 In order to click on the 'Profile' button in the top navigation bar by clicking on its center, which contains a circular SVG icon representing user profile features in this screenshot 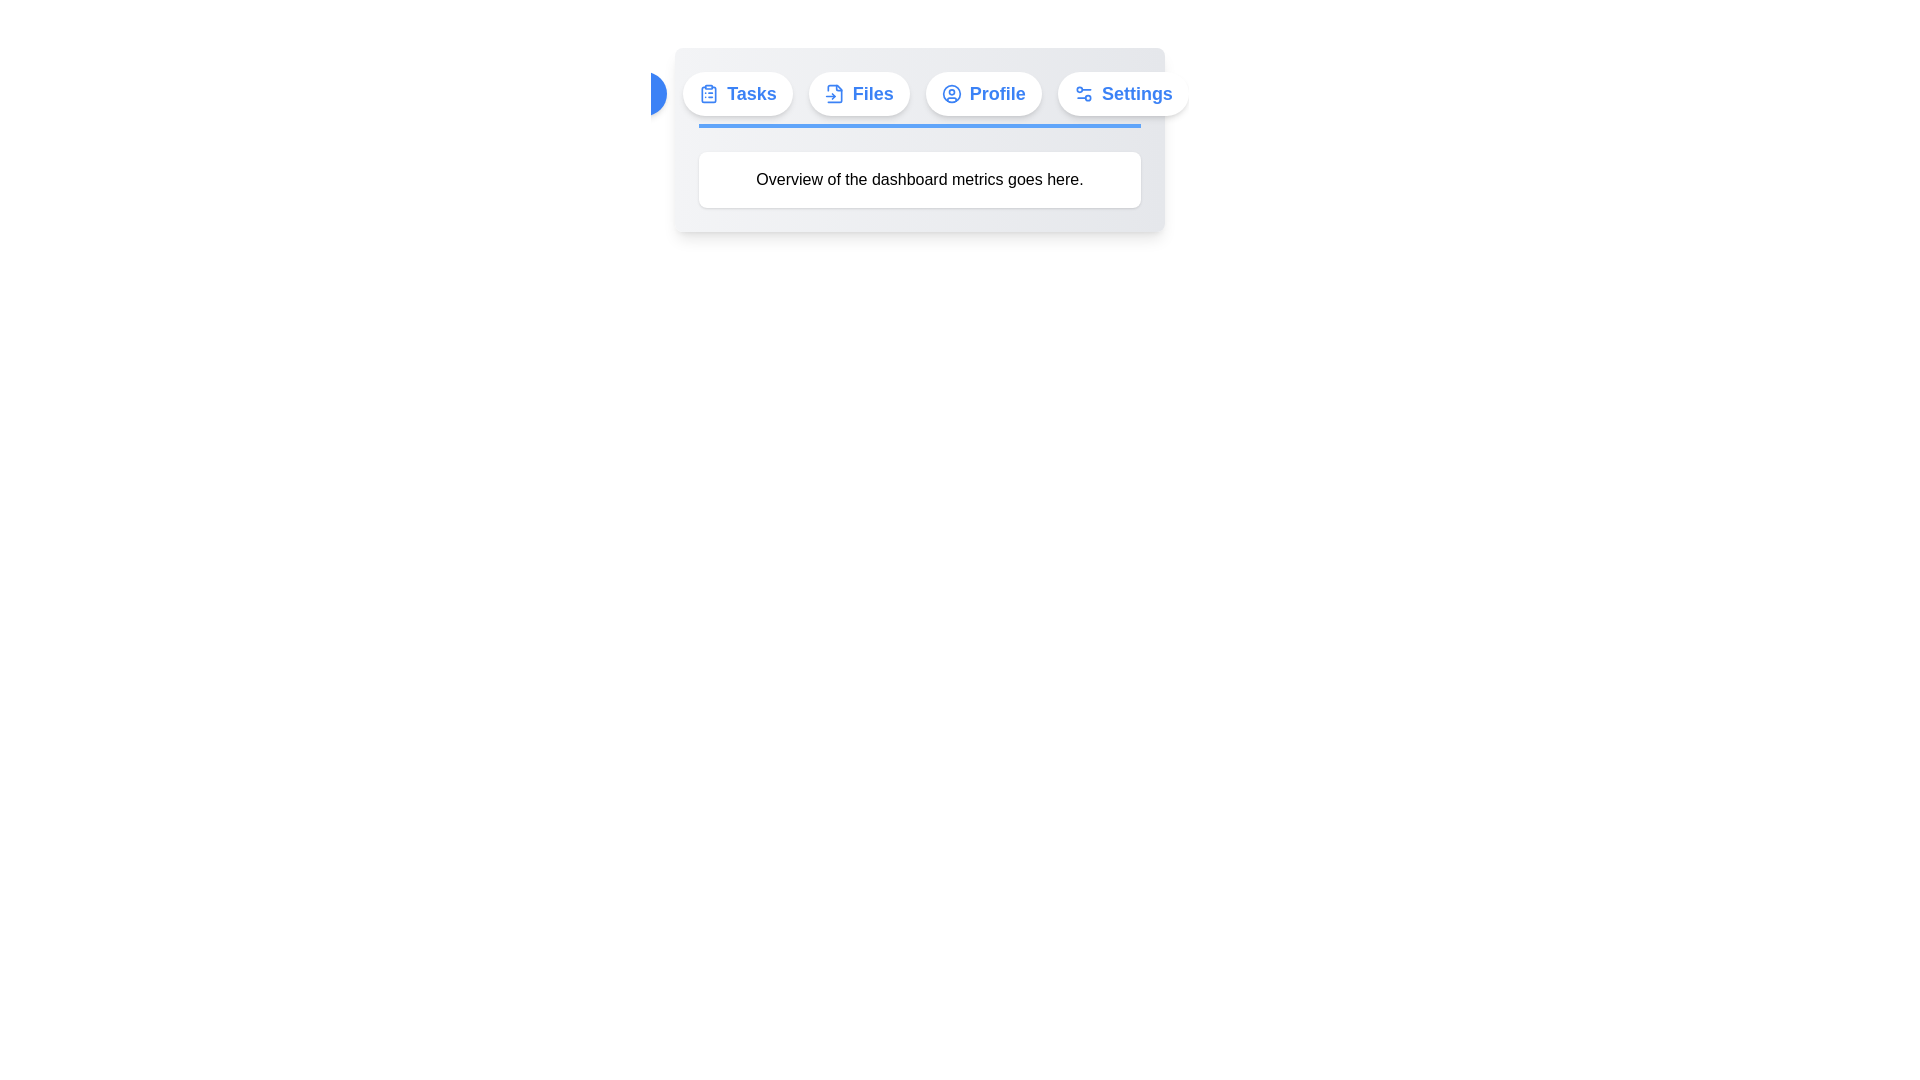, I will do `click(950, 93)`.